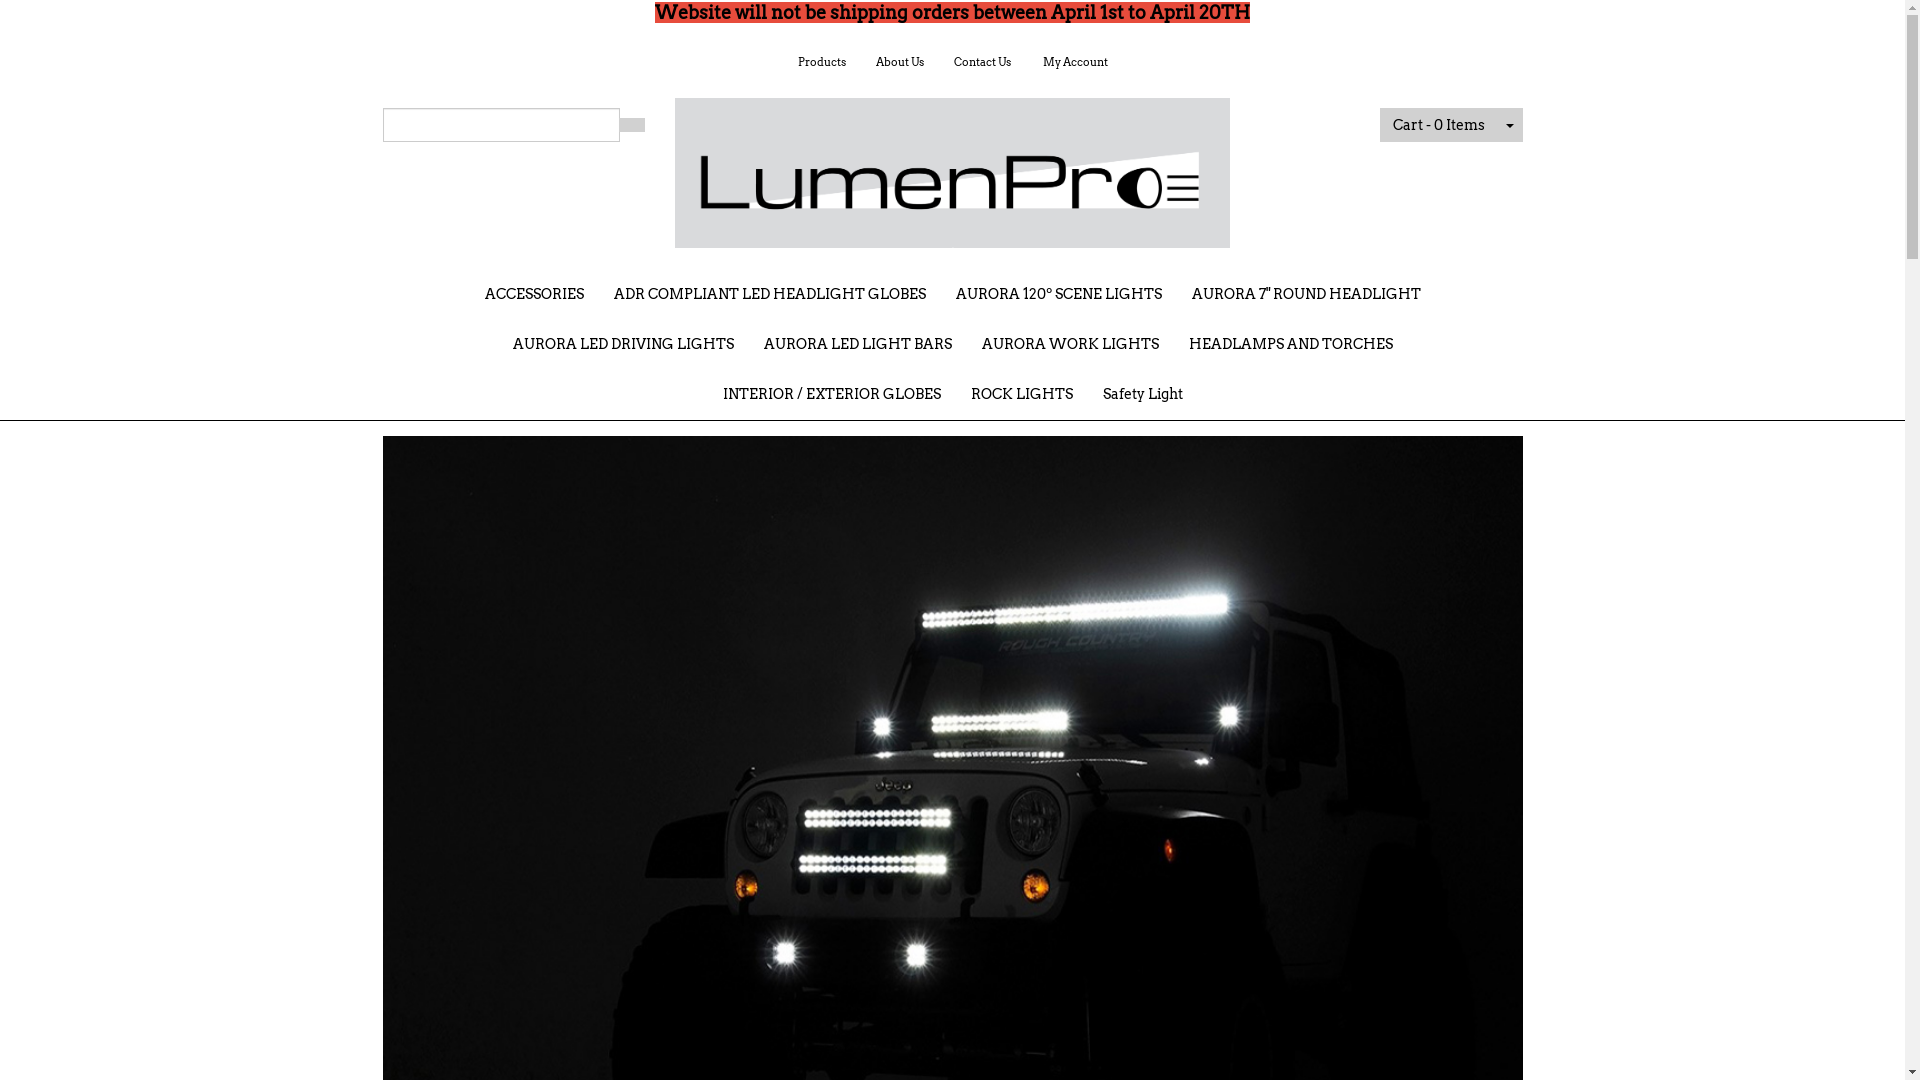 This screenshot has width=1920, height=1080. I want to click on 'About Us', so click(897, 60).